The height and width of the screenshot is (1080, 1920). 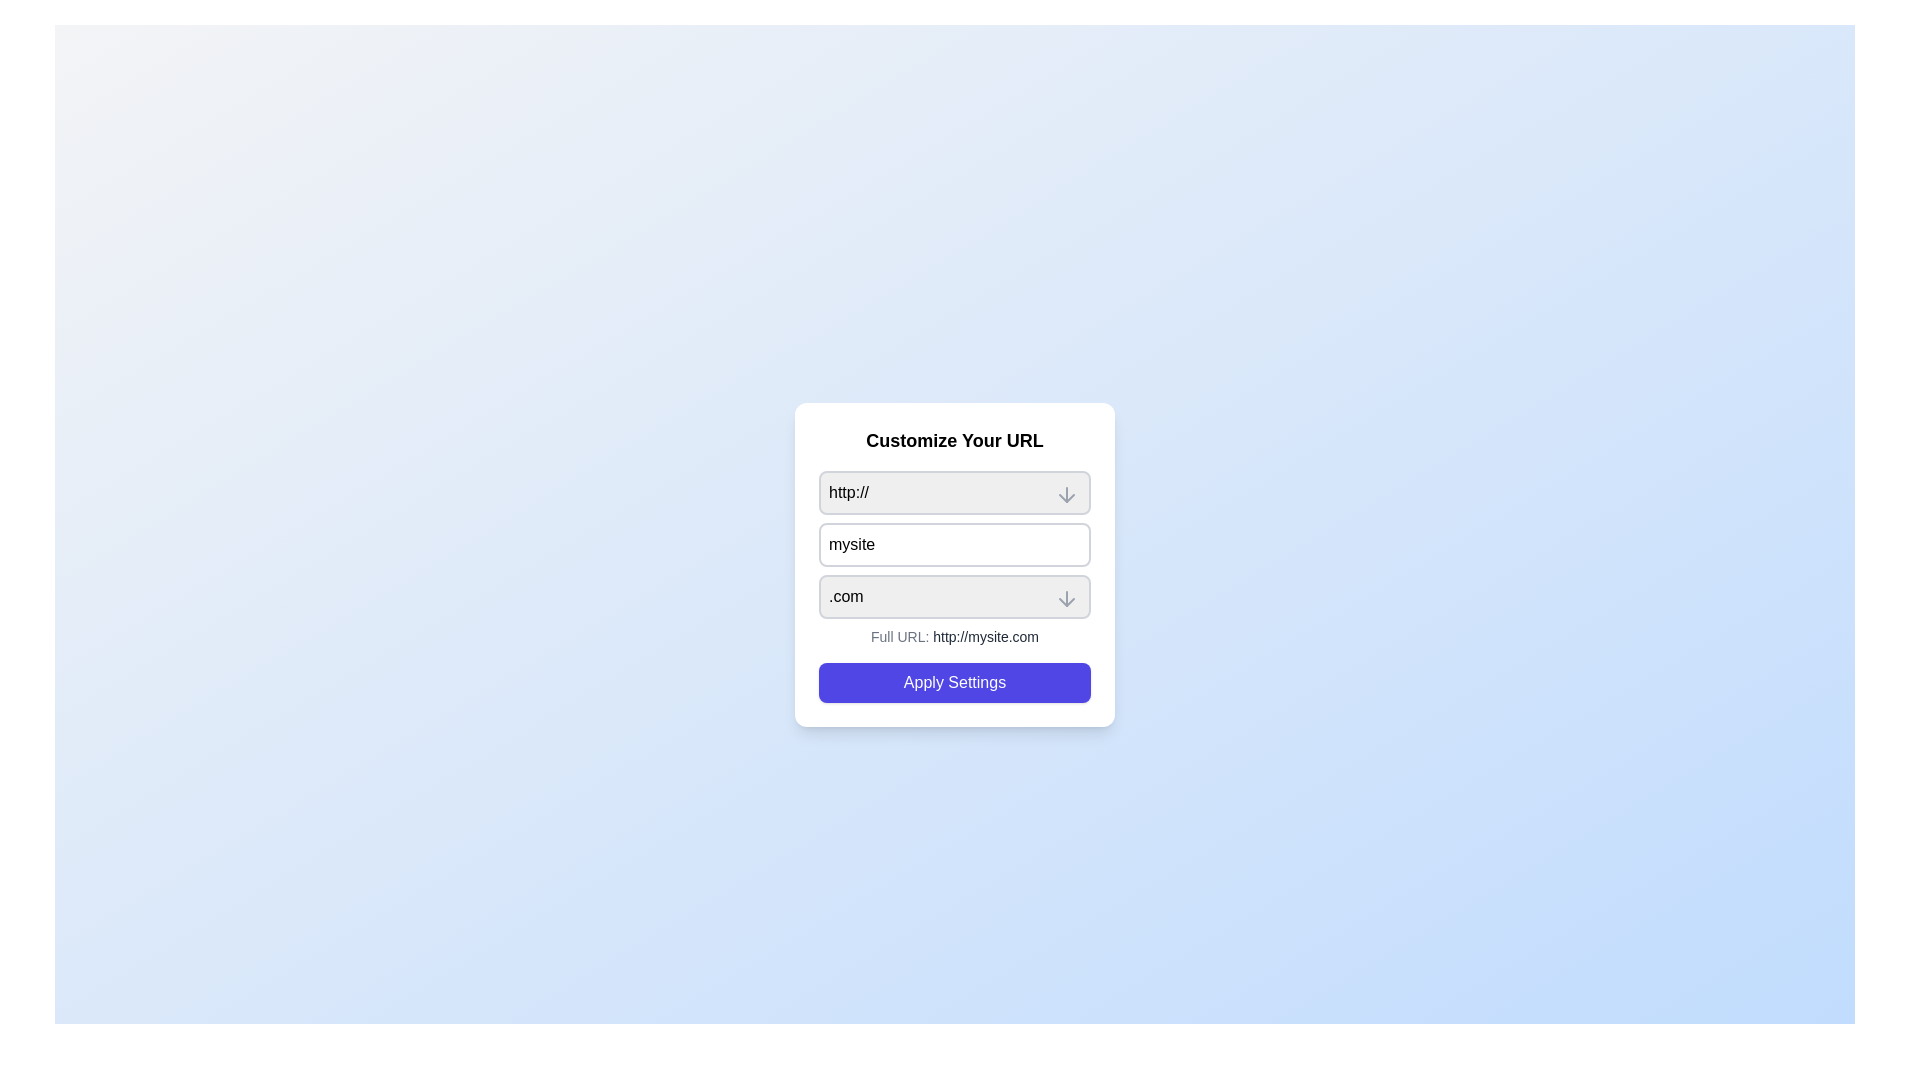 What do you see at coordinates (1065, 597) in the screenshot?
I see `the icon located at the top-right corner of the dropdown input field for domain suffixes, which indicates and toggles the dropdown menu` at bounding box center [1065, 597].